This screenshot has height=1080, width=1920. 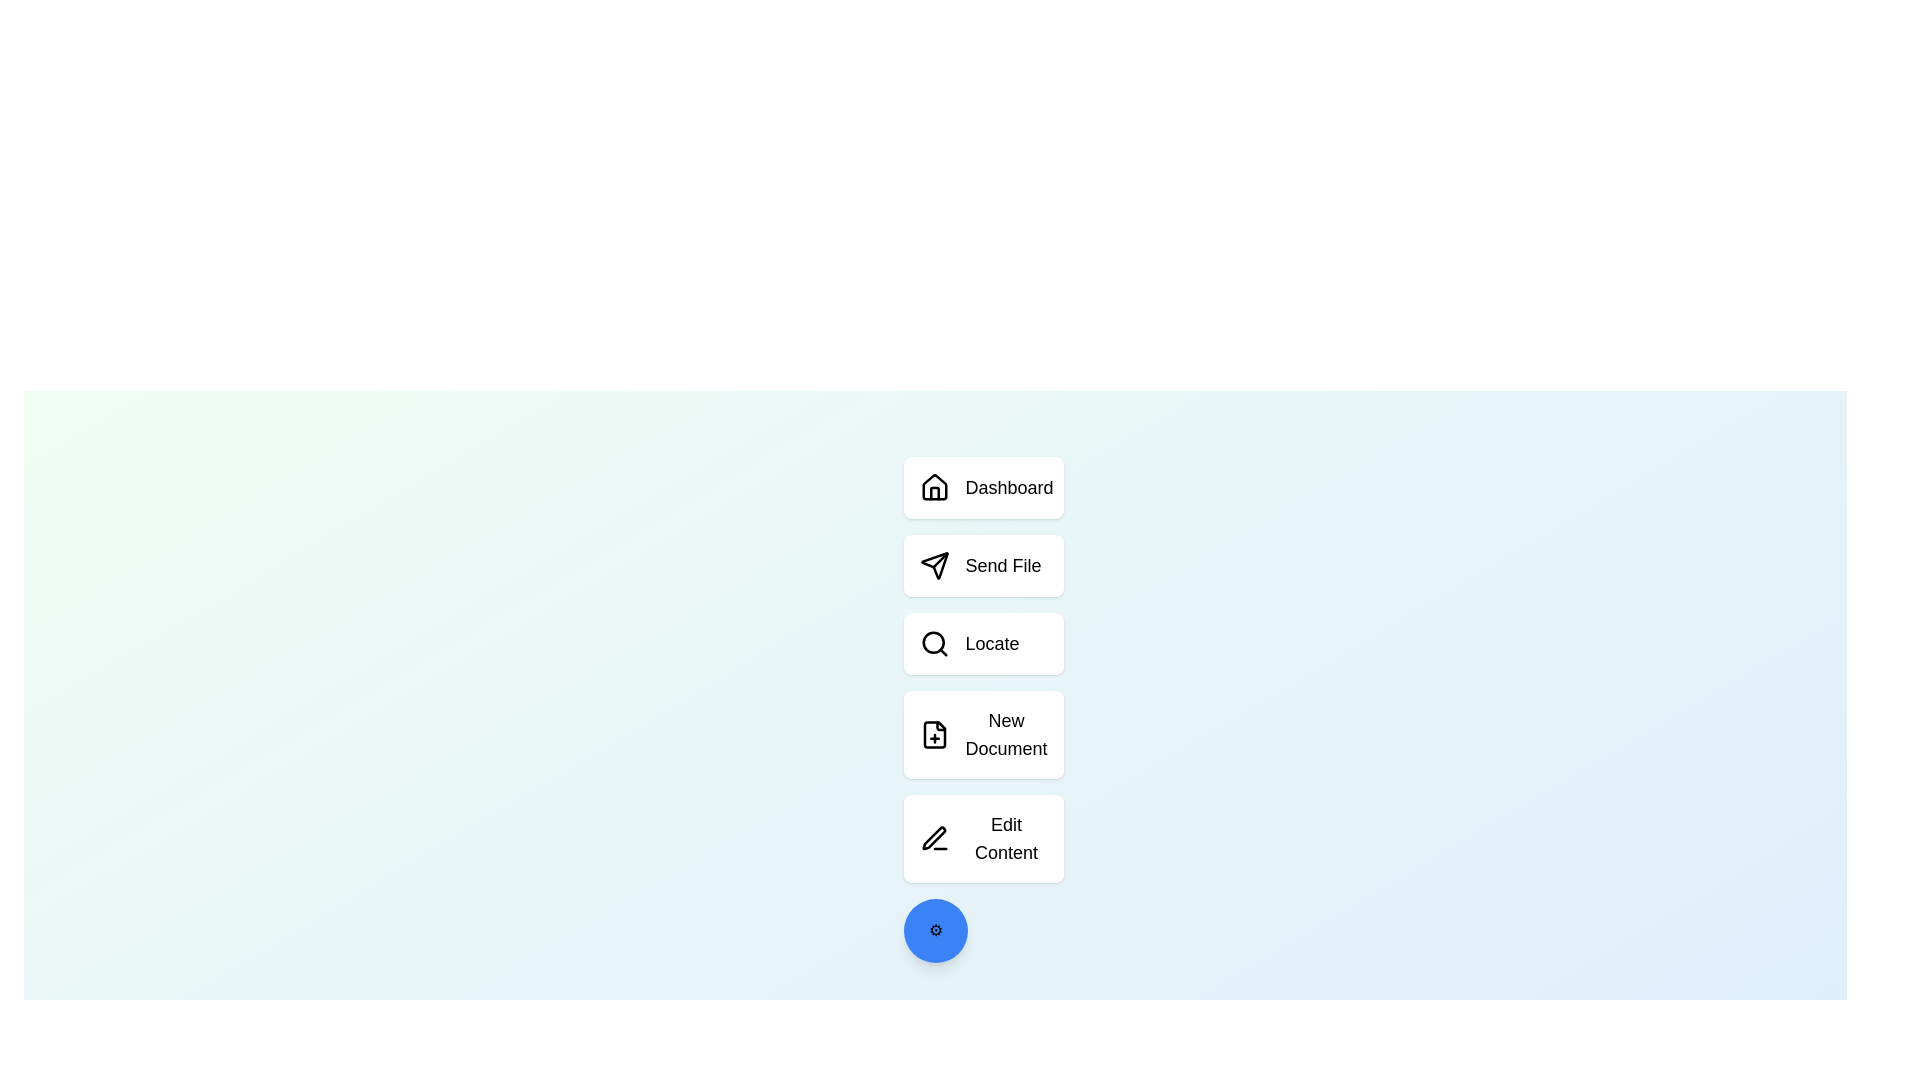 I want to click on the Edit Content button in the menu, so click(x=983, y=839).